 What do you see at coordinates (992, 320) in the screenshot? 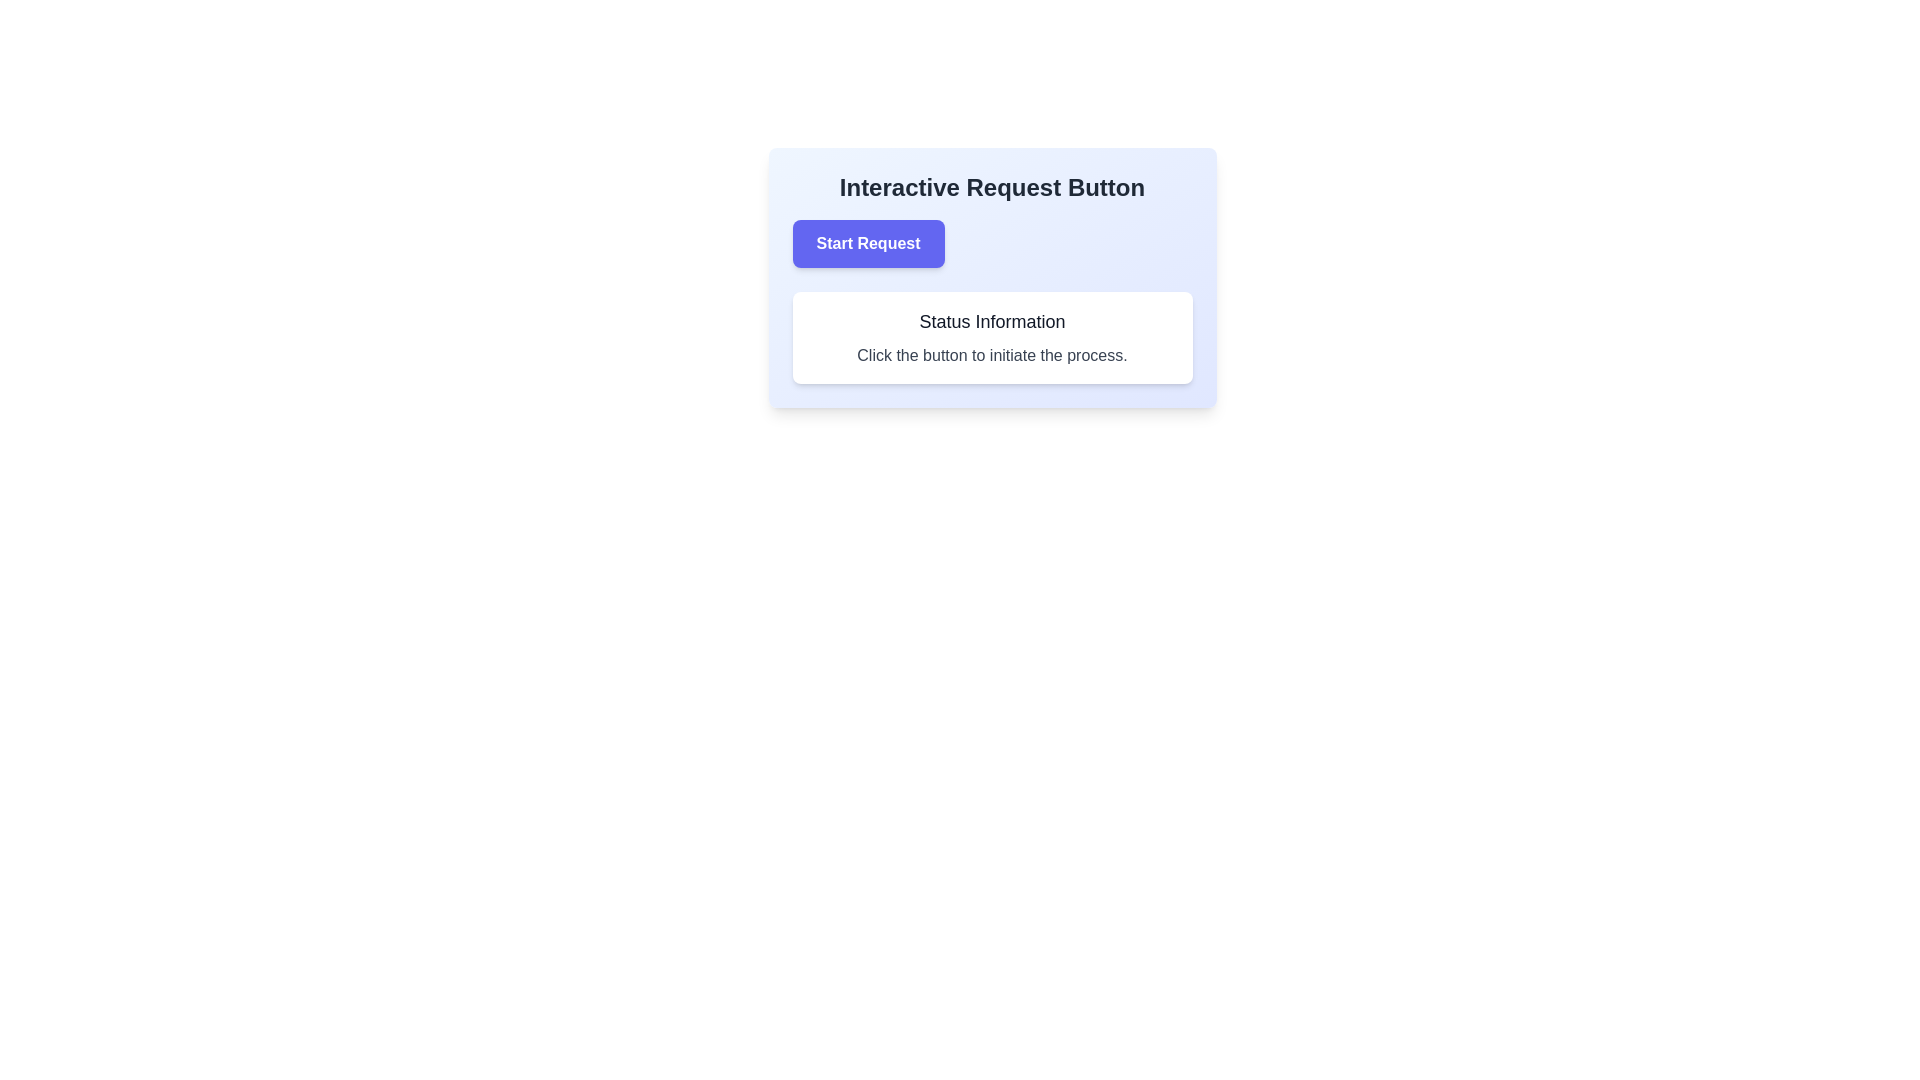
I see `the text label displaying 'Status Information', which is styled in a larger bold font and located at the top-center of a white card interface` at bounding box center [992, 320].